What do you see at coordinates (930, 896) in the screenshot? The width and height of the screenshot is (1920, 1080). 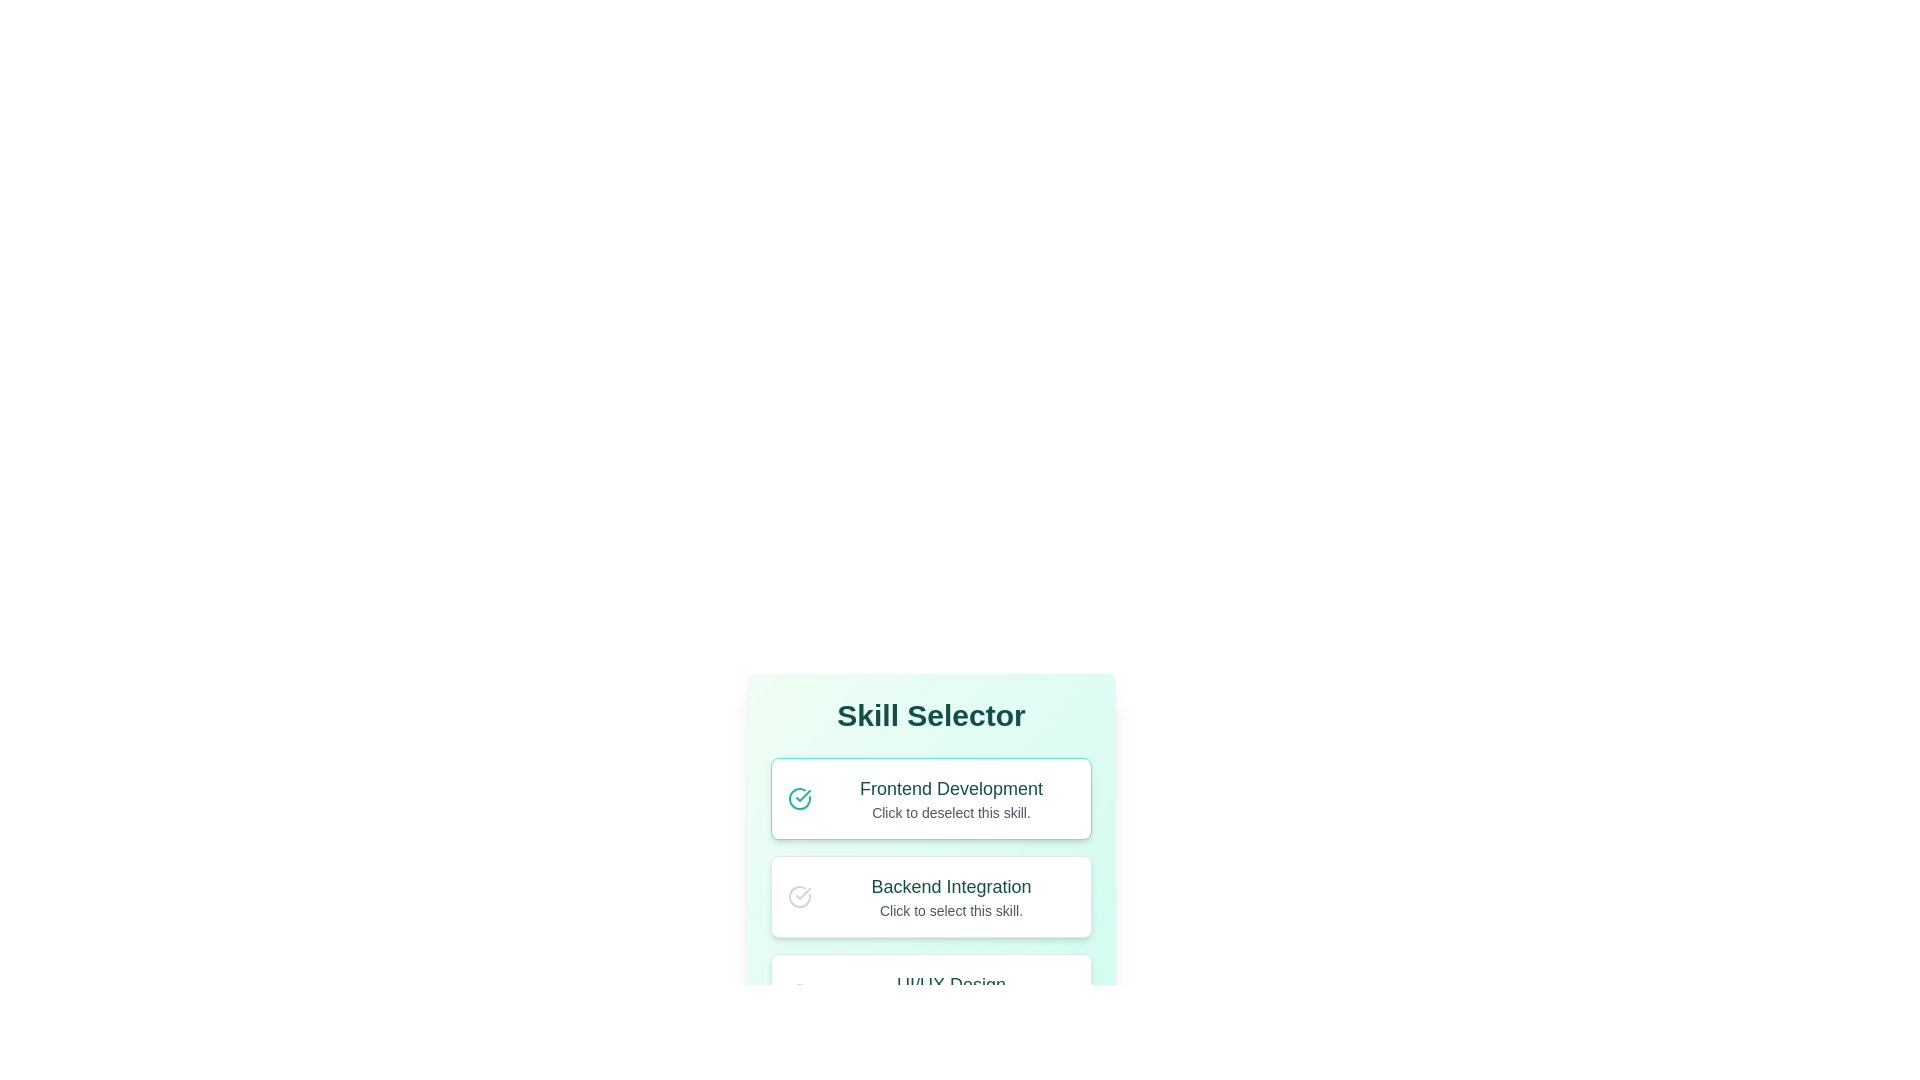 I see `the skill card for Backend Integration` at bounding box center [930, 896].